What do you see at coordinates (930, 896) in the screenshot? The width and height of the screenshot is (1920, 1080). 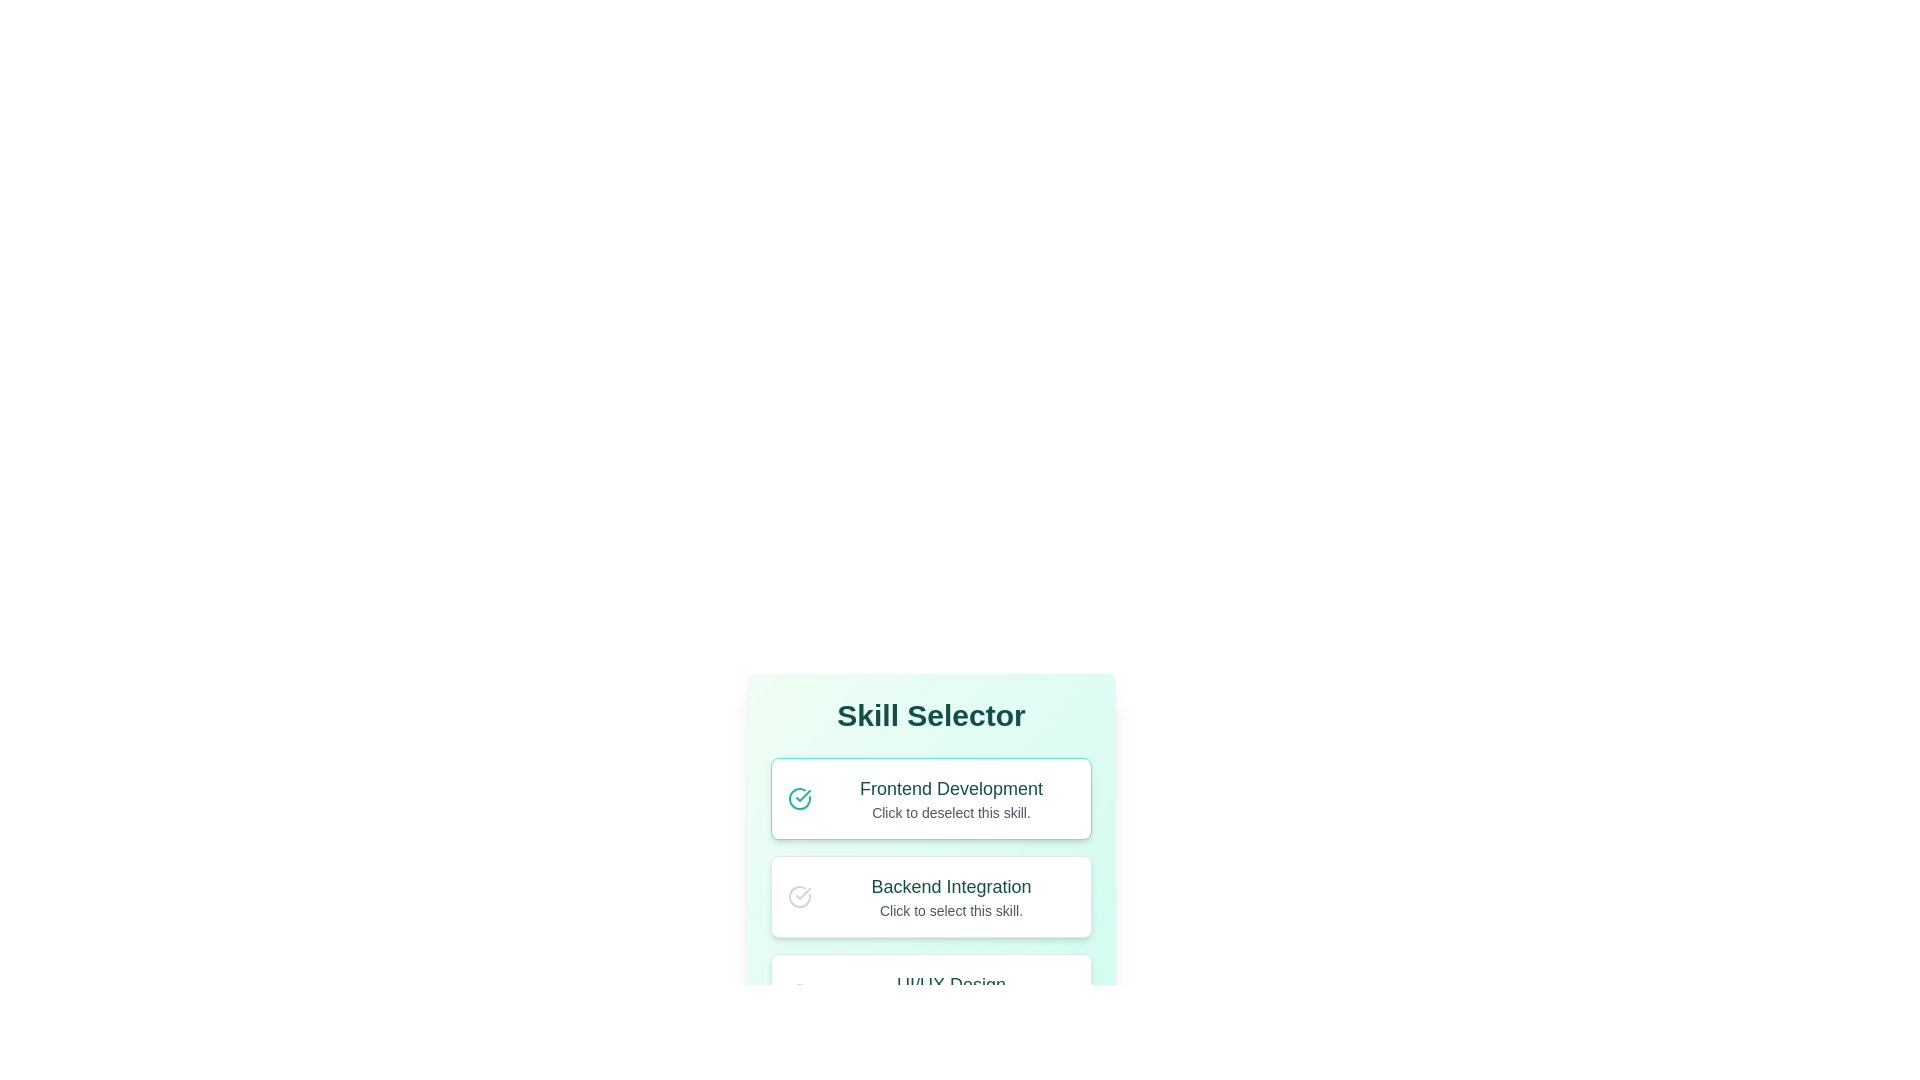 I see `the skill card for Backend Integration` at bounding box center [930, 896].